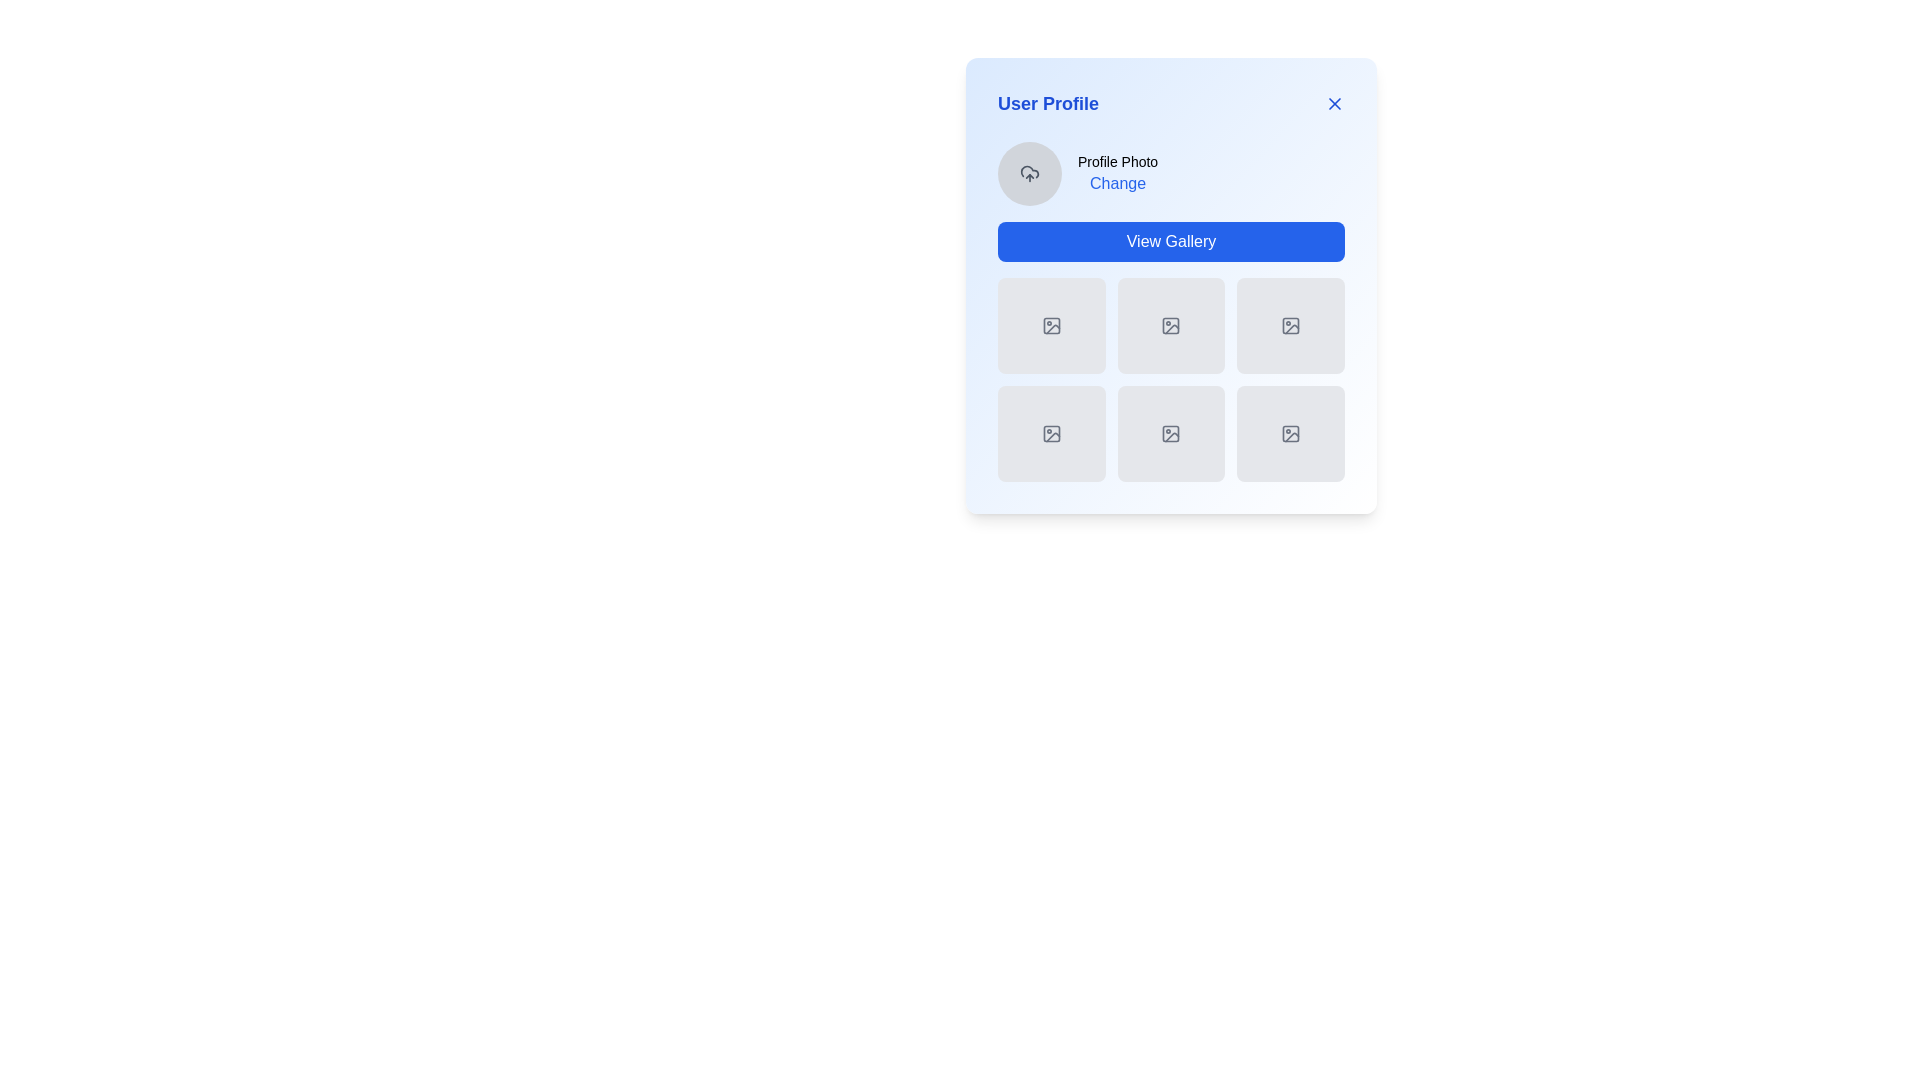 This screenshot has height=1080, width=1920. Describe the element at coordinates (1050, 433) in the screenshot. I see `the center of the square-shaped placeholder for media content with a gray background and an image icon, located in the bottom-left section of the grid in the 'User Profile' modal` at that location.